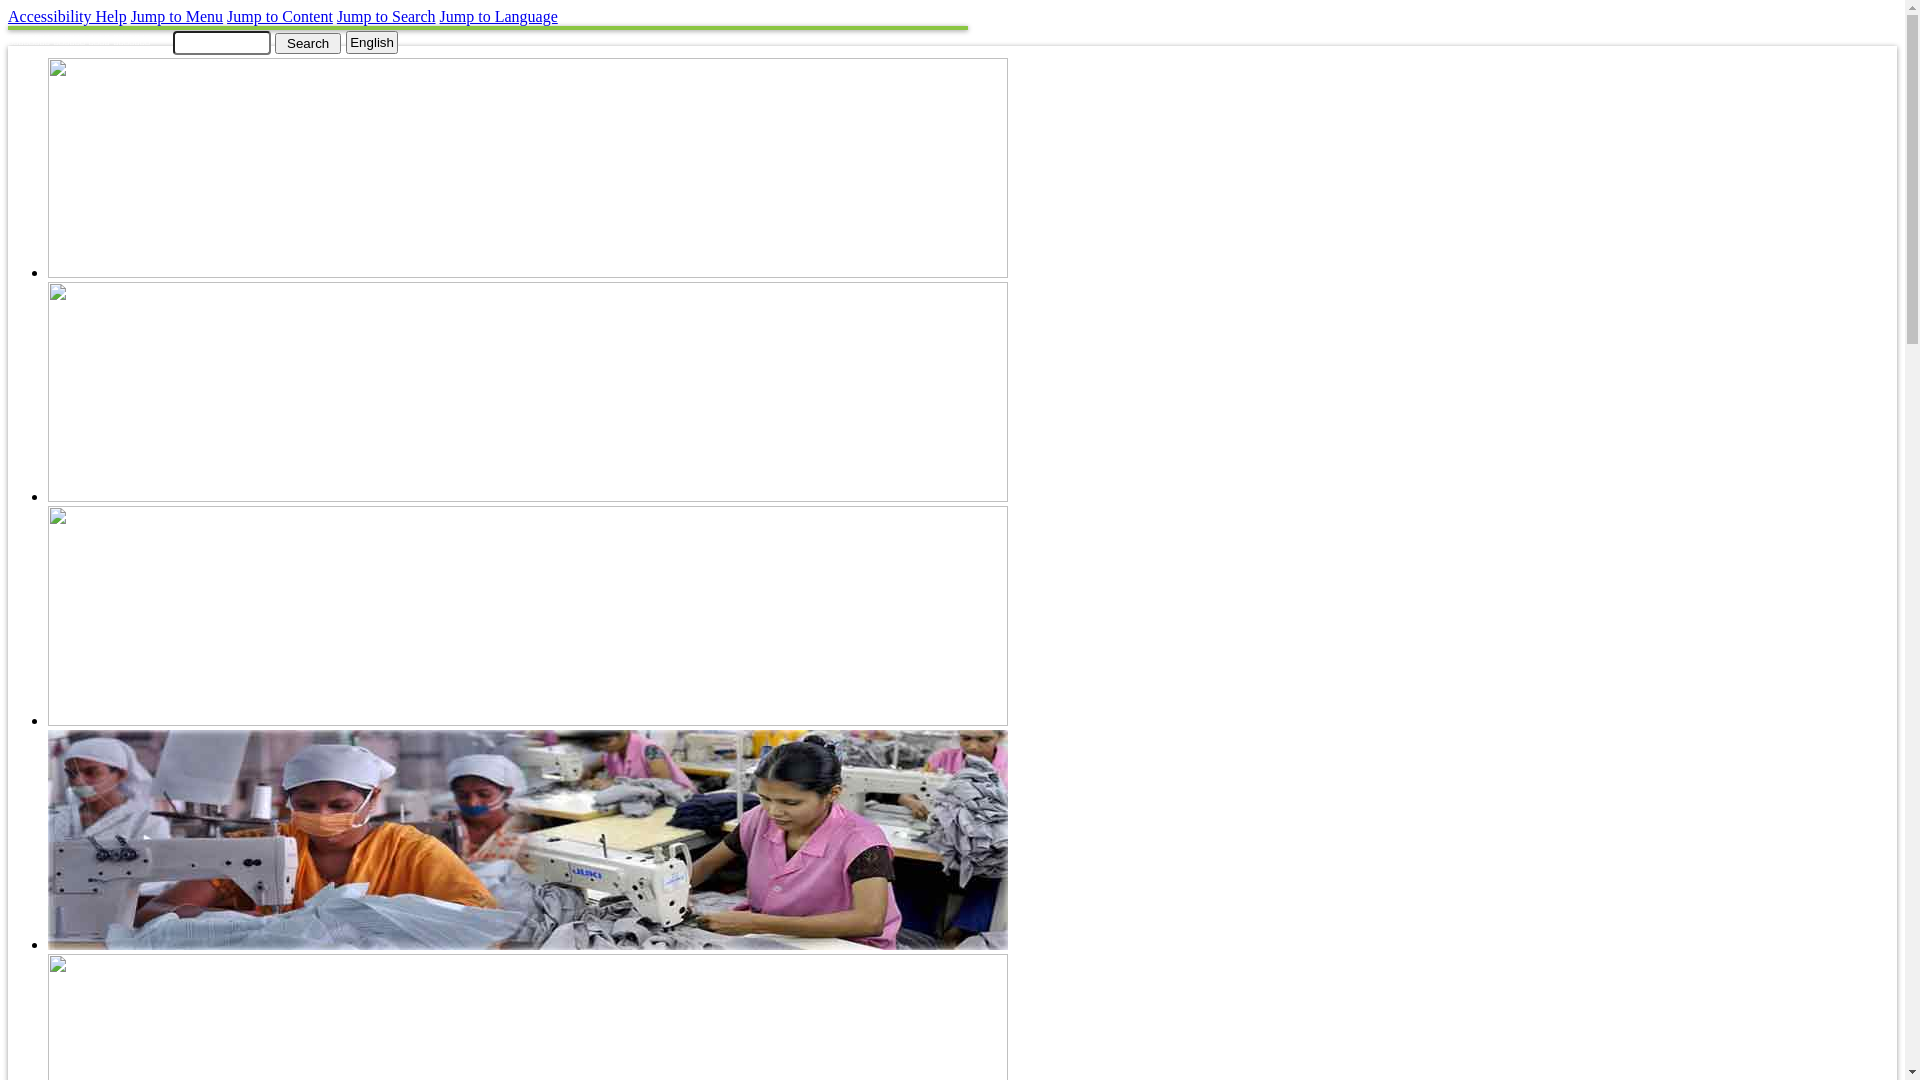 This screenshot has height=1080, width=1920. Describe the element at coordinates (499, 16) in the screenshot. I see `'Jump to Language'` at that location.